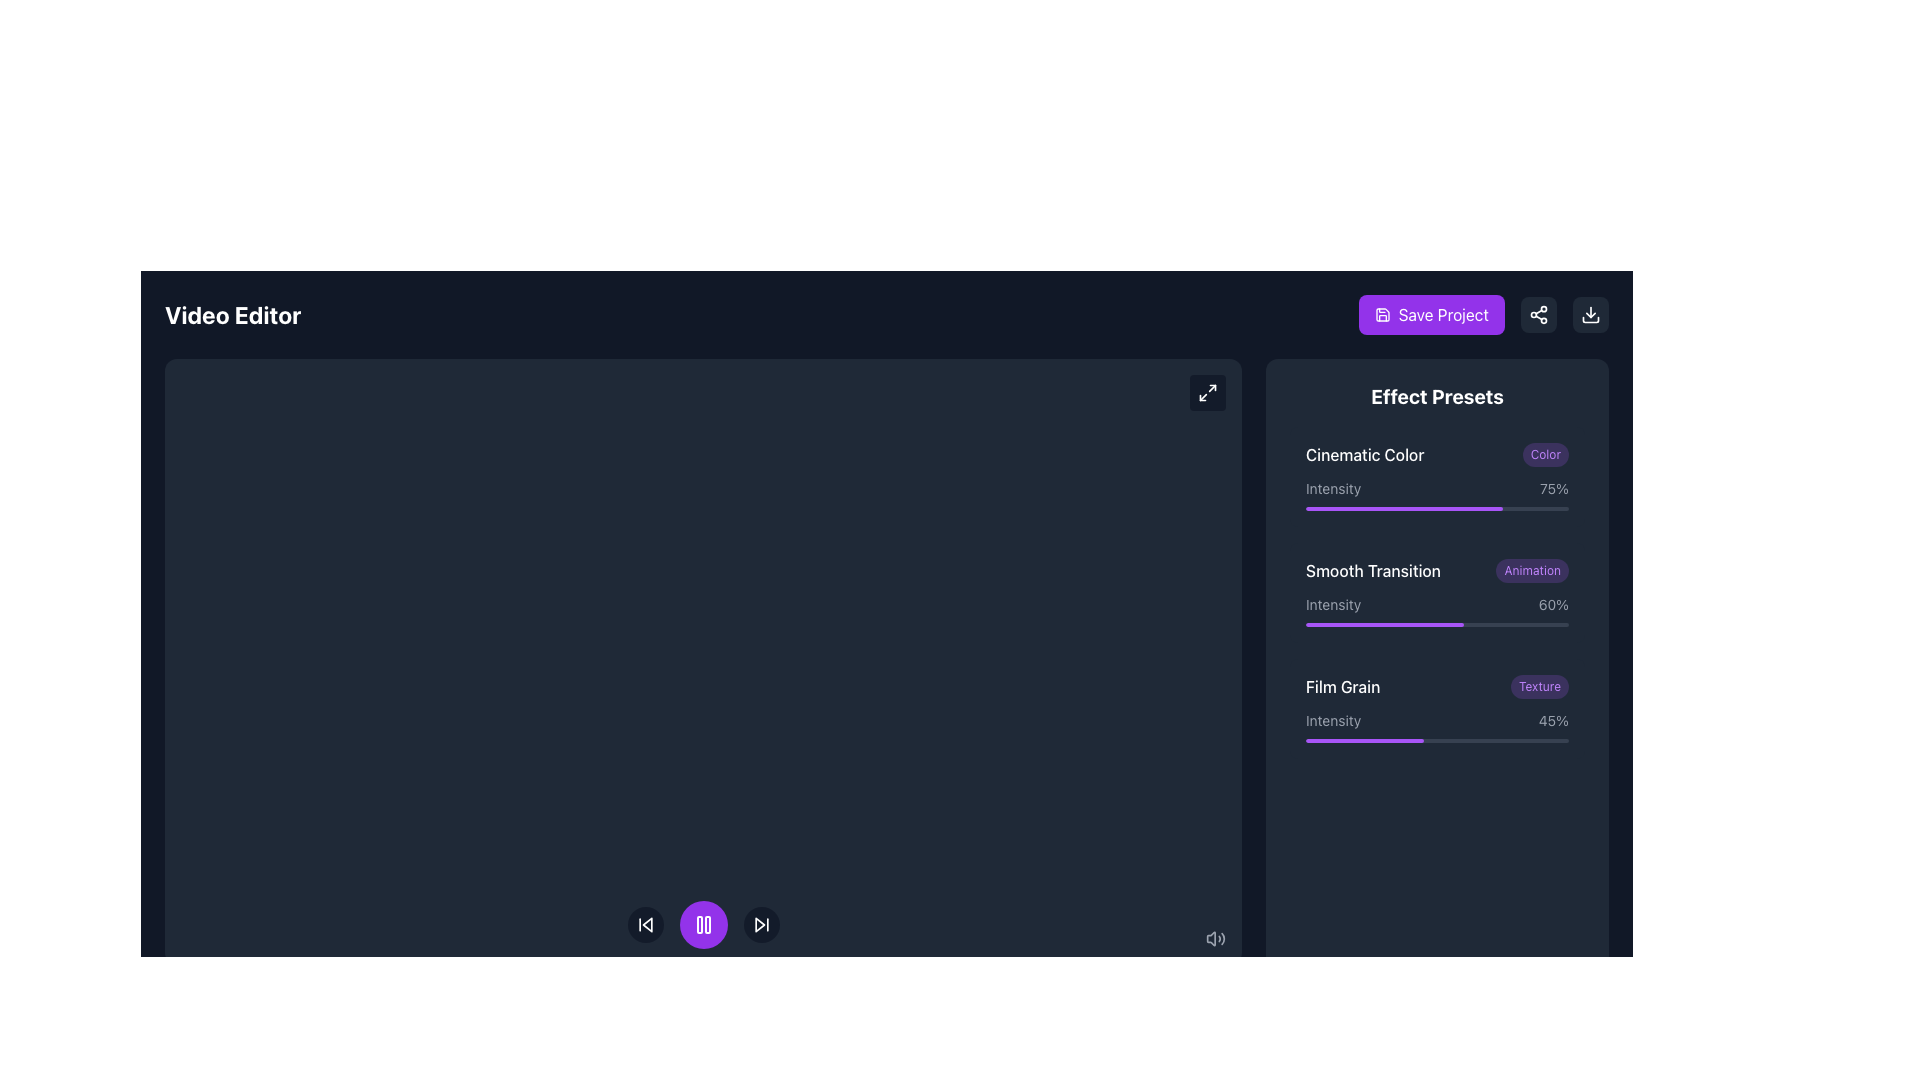 Image resolution: width=1920 pixels, height=1080 pixels. What do you see at coordinates (760, 924) in the screenshot?
I see `the forward arrow icon within the circular button, which is the rightmost in the group of control buttons near the lower center of the interface` at bounding box center [760, 924].